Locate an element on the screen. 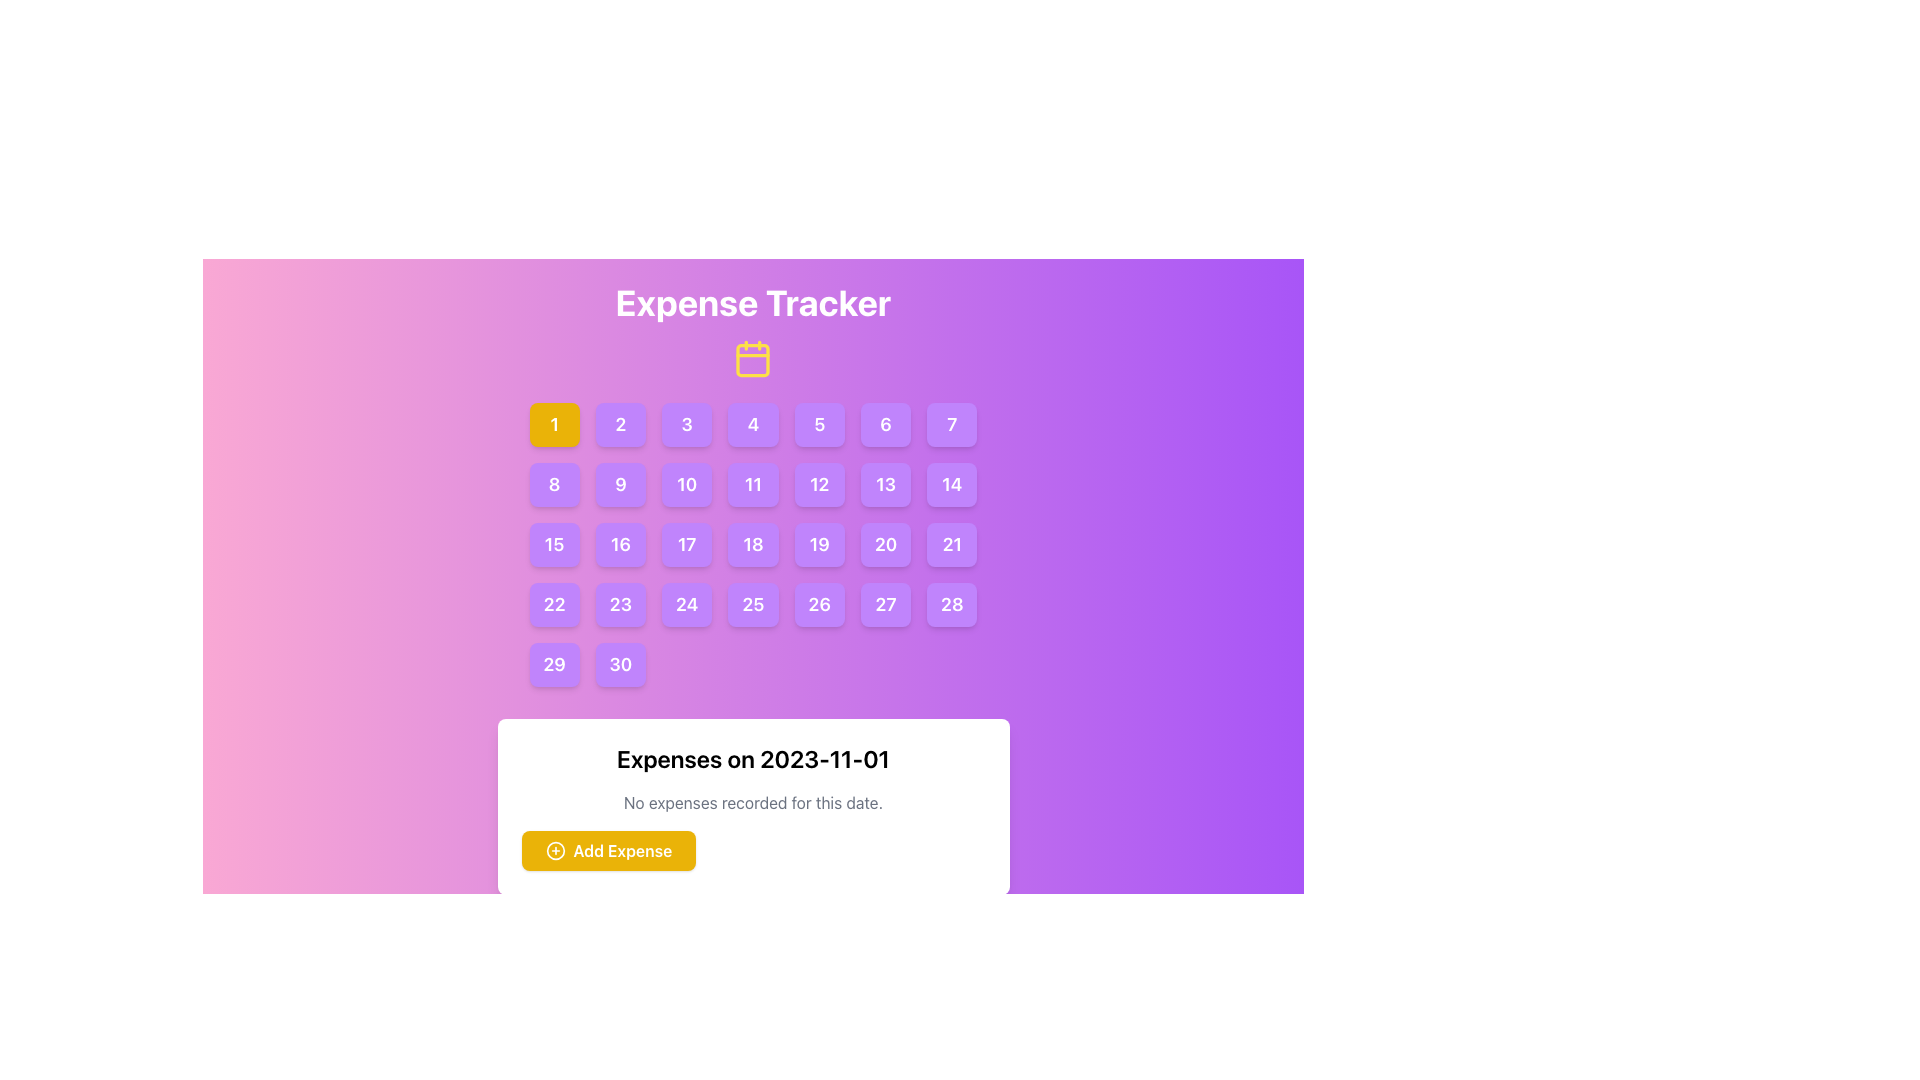 The image size is (1920, 1080). the circular button labeled '12' in the calendar interface is located at coordinates (819, 485).